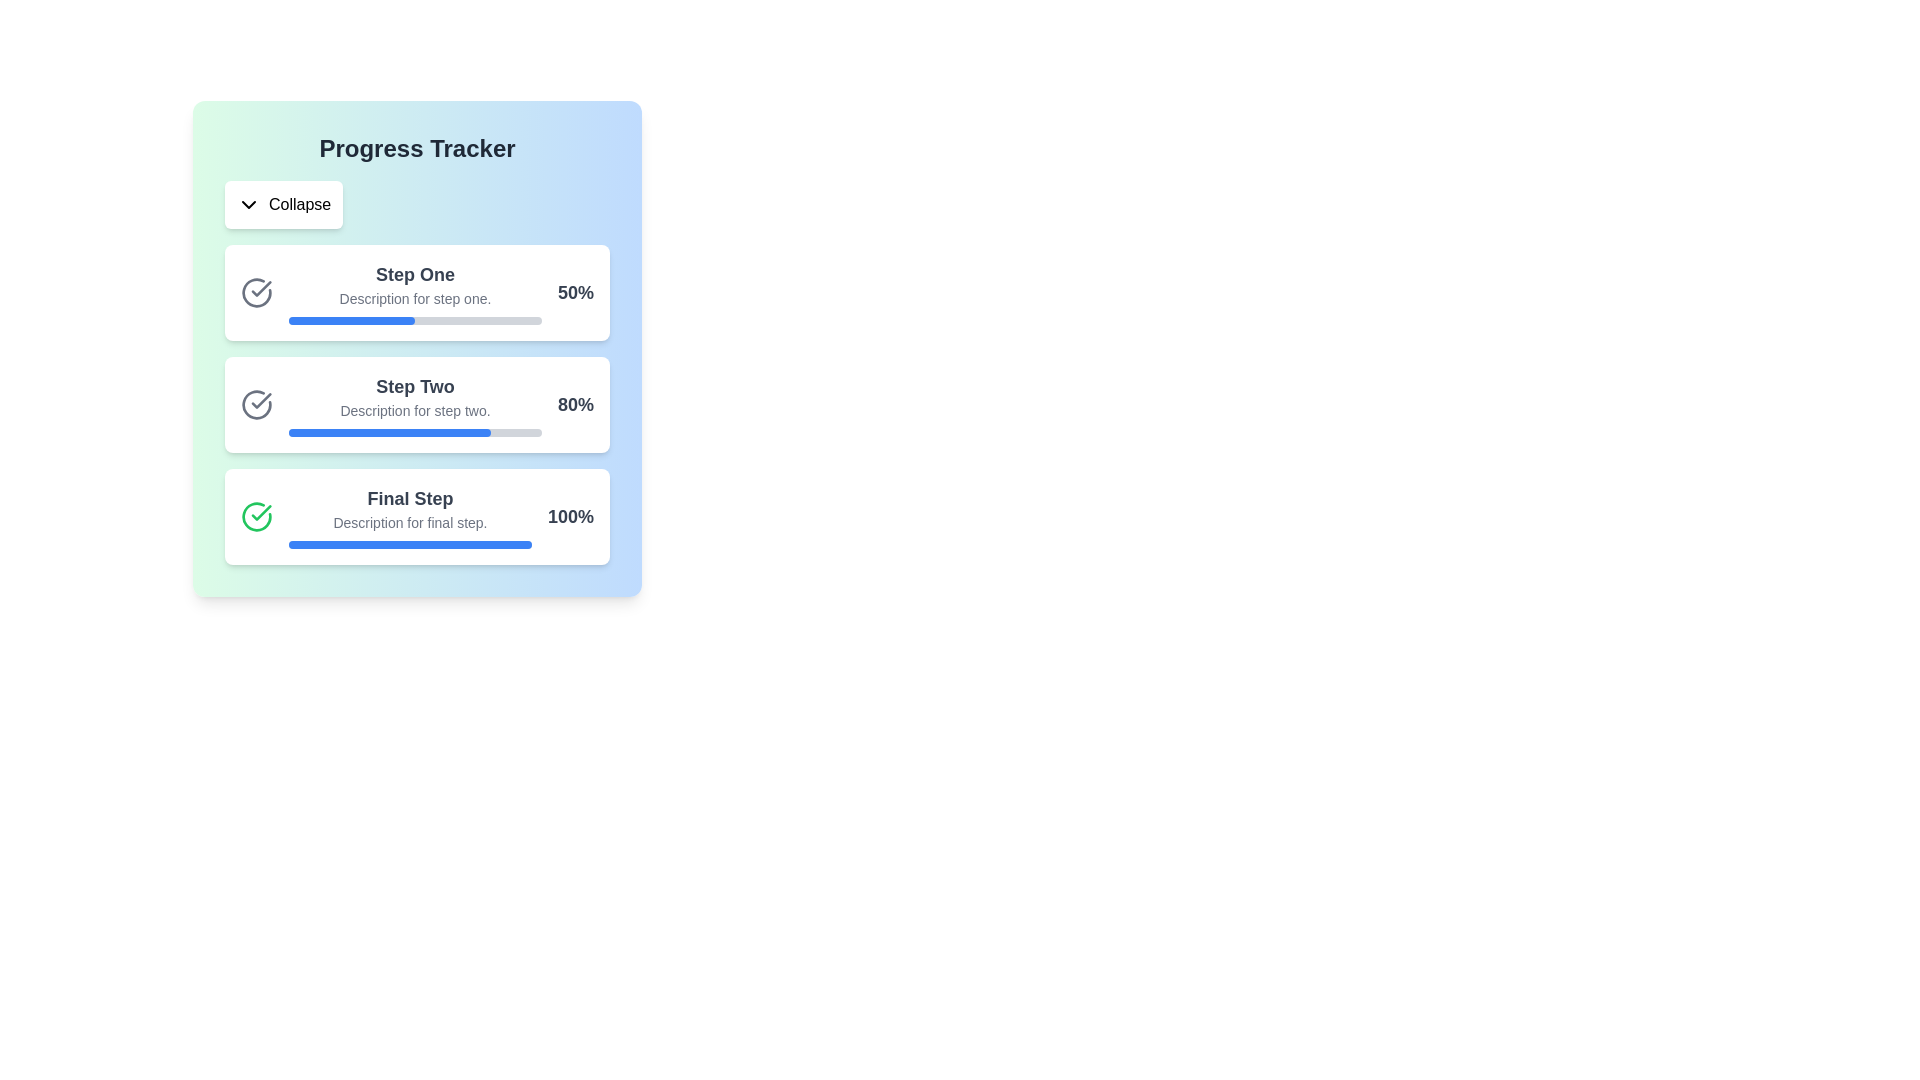 The image size is (1920, 1080). What do you see at coordinates (256, 293) in the screenshot?
I see `the circular icon with a checkmark symbol inside, styled with a gray stroke, located to the left of the 'Step One' description in the 'Progress Tracker' interface` at bounding box center [256, 293].